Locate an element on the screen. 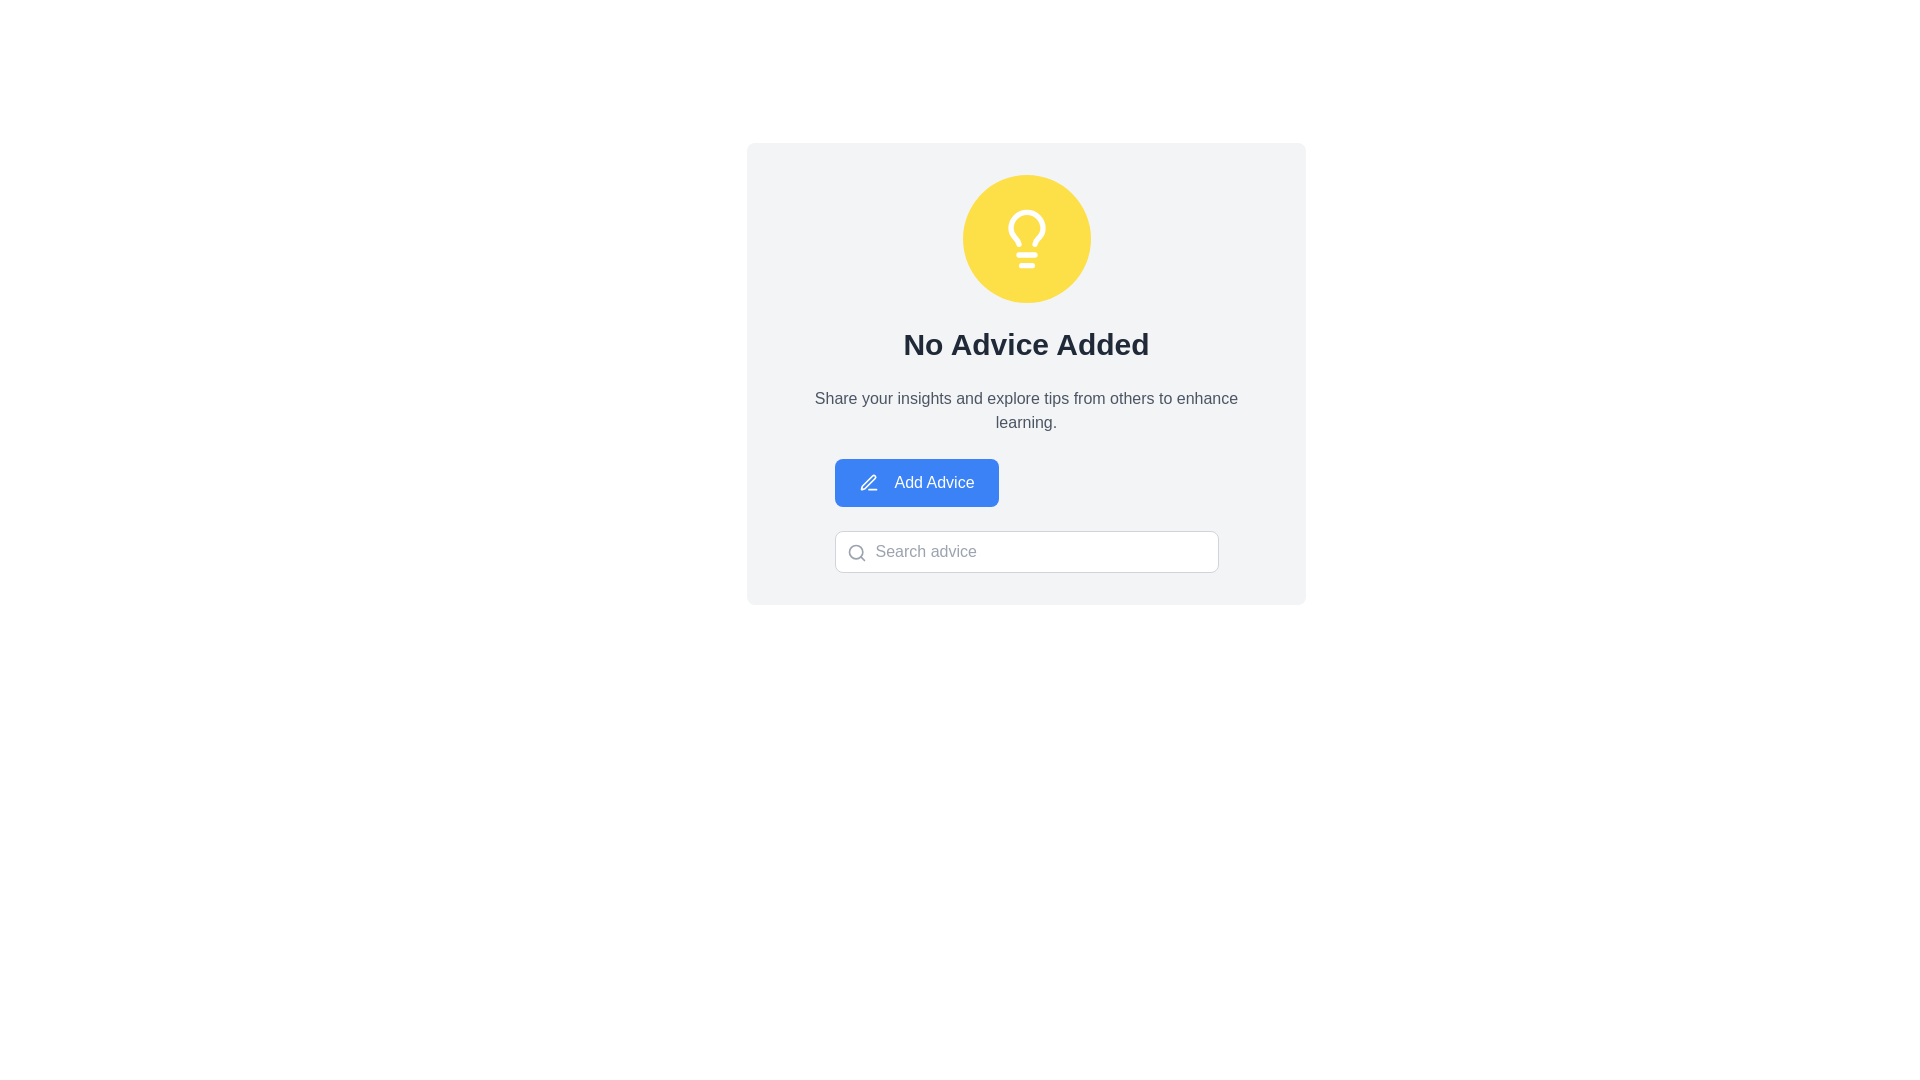 Image resolution: width=1920 pixels, height=1080 pixels. the blue 'Add Advice' button with rounded corners, which features a left-aligned pen icon and white text is located at coordinates (915, 482).